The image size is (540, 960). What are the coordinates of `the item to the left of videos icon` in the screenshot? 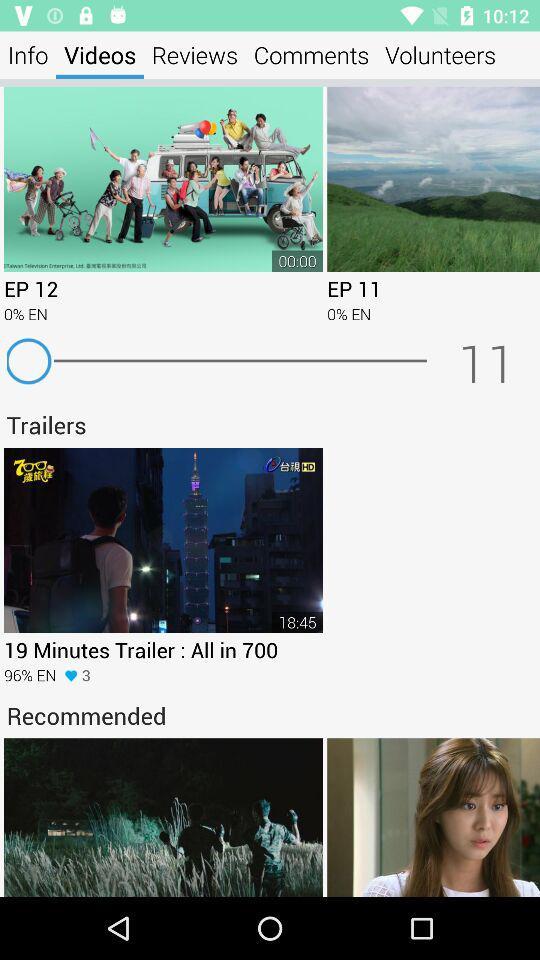 It's located at (27, 54).